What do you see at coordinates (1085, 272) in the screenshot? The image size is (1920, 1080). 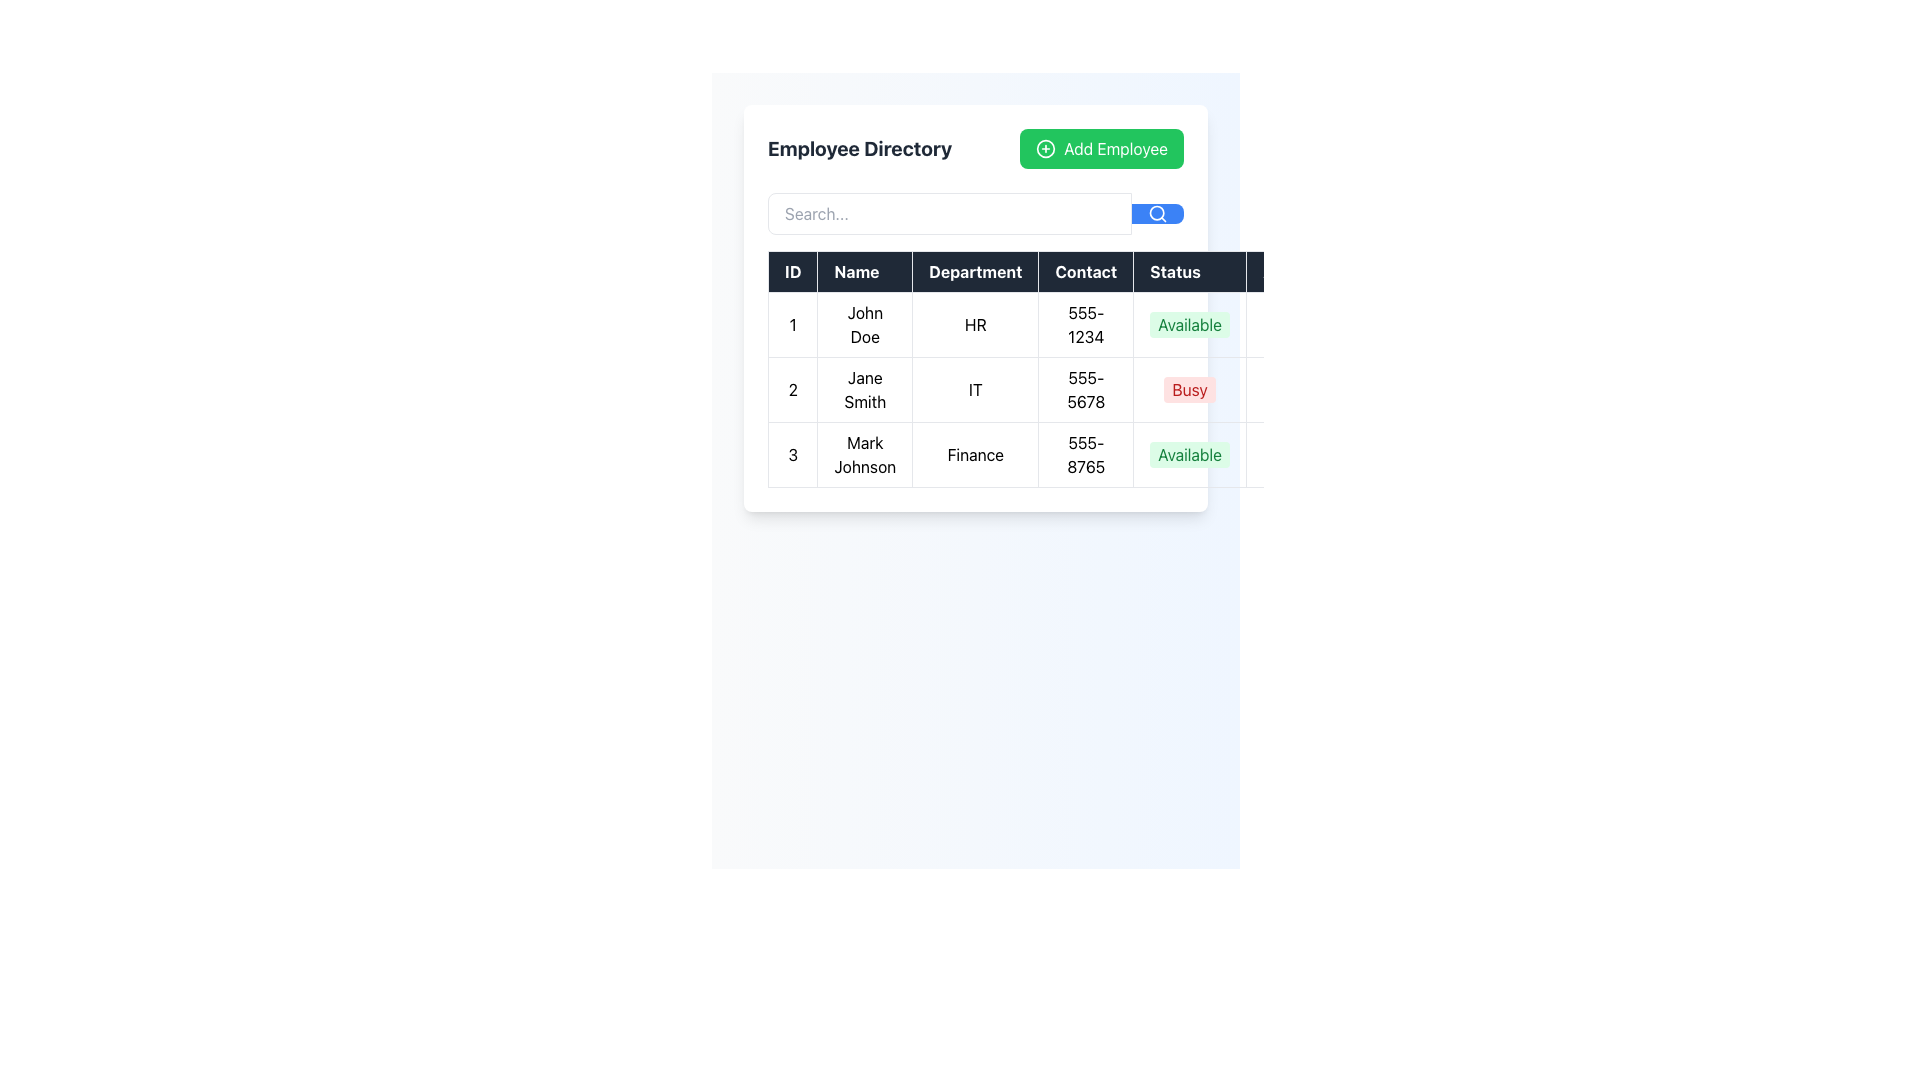 I see `the 'Contact' column header in the table, which is the fourth column header positioned after 'Department' and before 'Status'` at bounding box center [1085, 272].